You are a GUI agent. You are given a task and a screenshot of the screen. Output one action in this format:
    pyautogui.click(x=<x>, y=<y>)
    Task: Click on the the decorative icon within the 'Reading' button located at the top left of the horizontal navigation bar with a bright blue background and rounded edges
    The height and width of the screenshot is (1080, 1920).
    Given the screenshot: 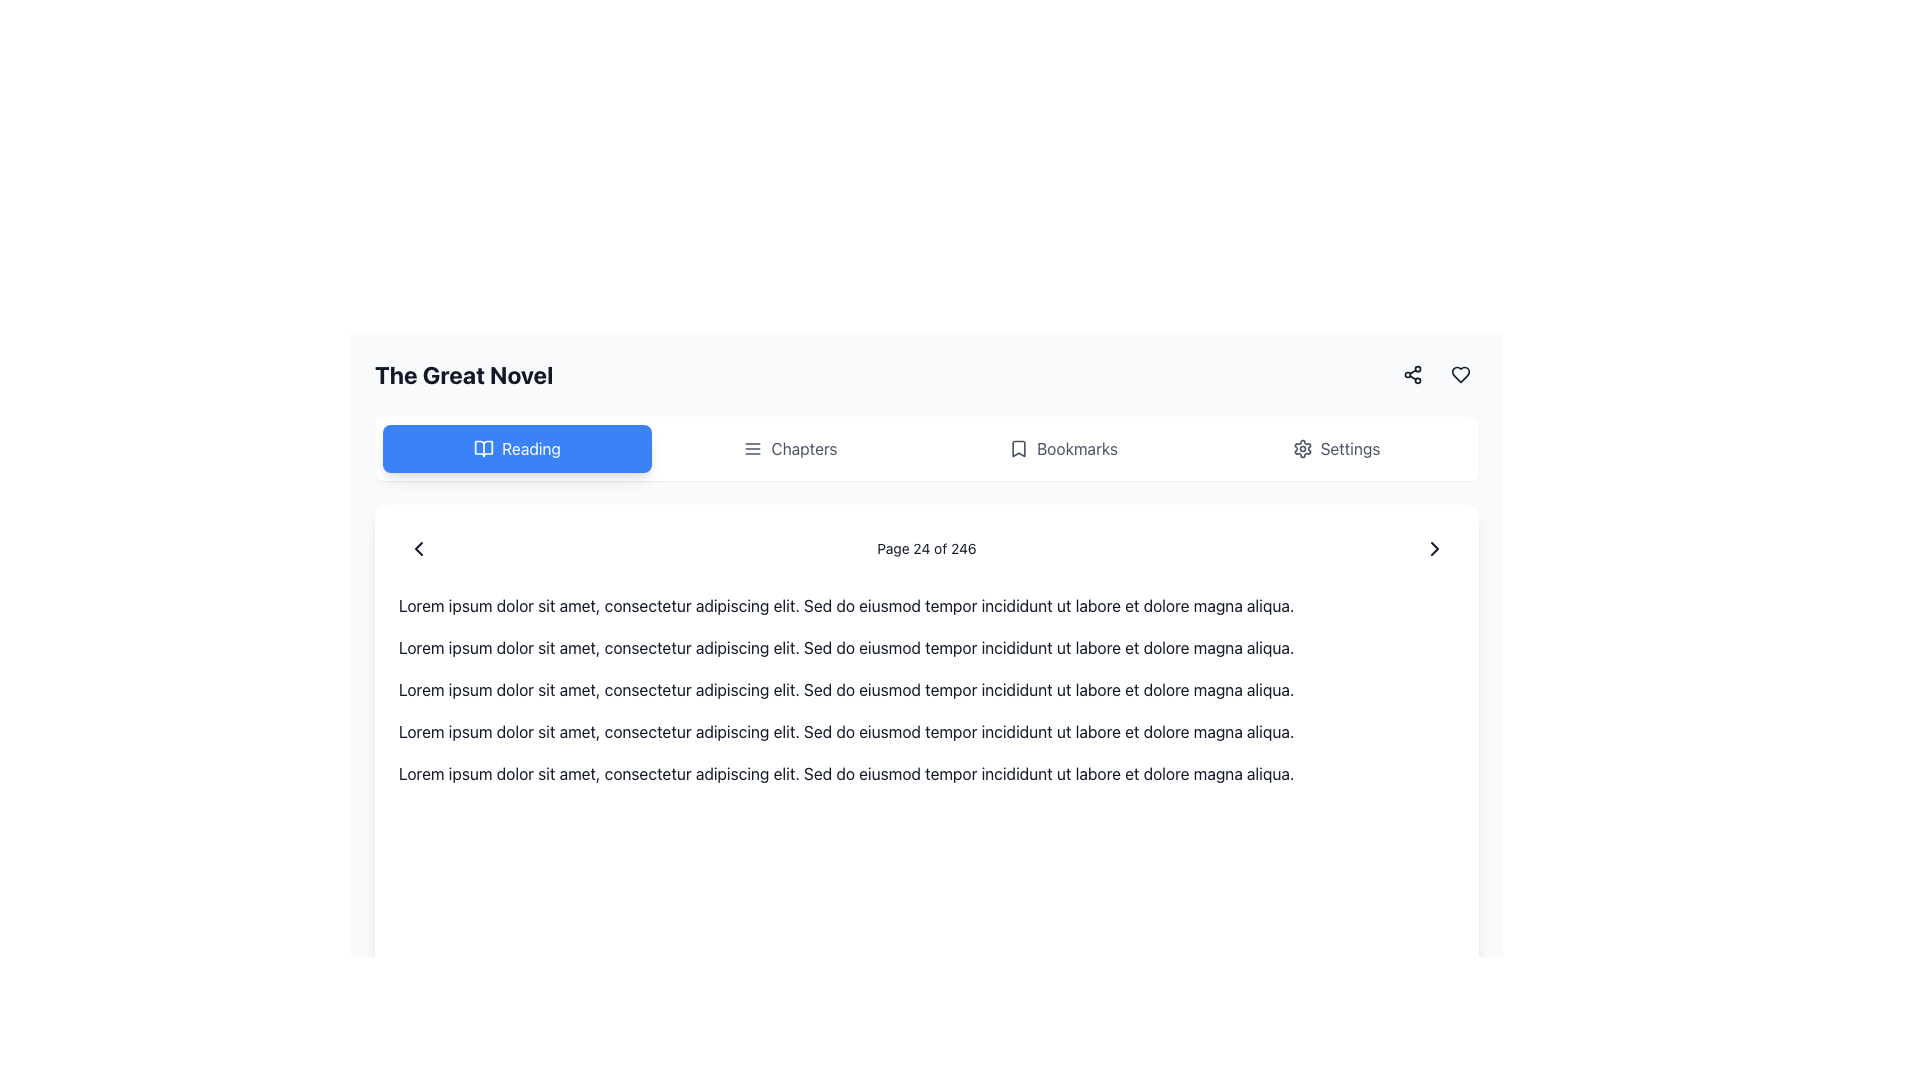 What is the action you would take?
    pyautogui.click(x=484, y=447)
    